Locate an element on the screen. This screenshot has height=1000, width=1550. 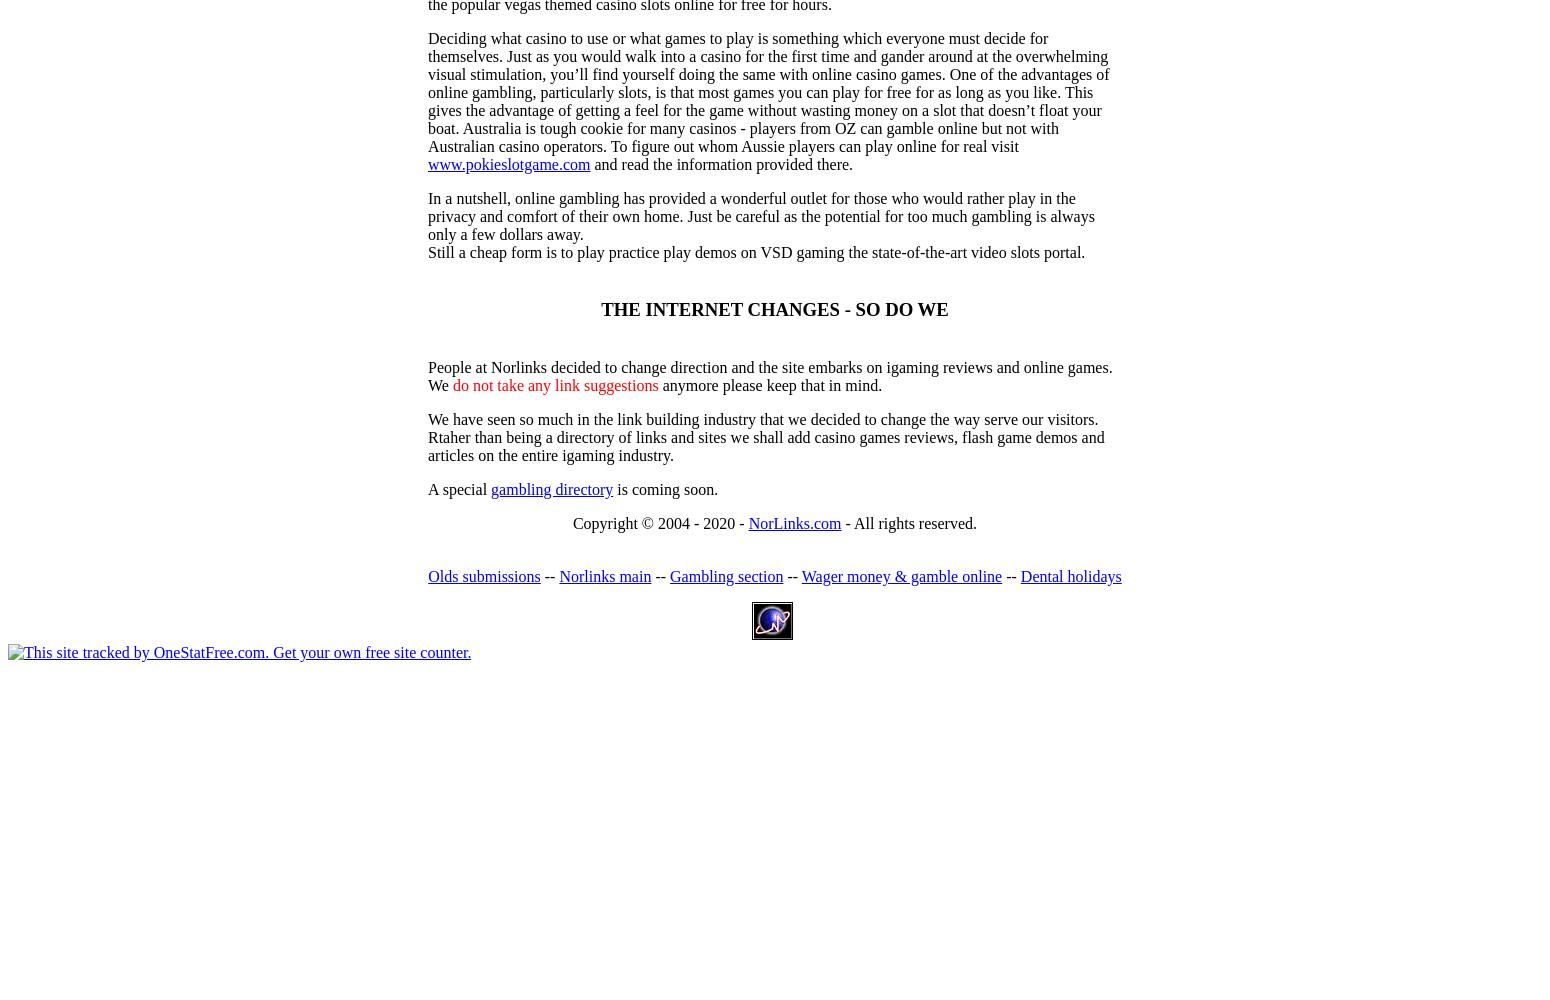
'Copyright © 2004 - 2020 -' is located at coordinates (658, 523).